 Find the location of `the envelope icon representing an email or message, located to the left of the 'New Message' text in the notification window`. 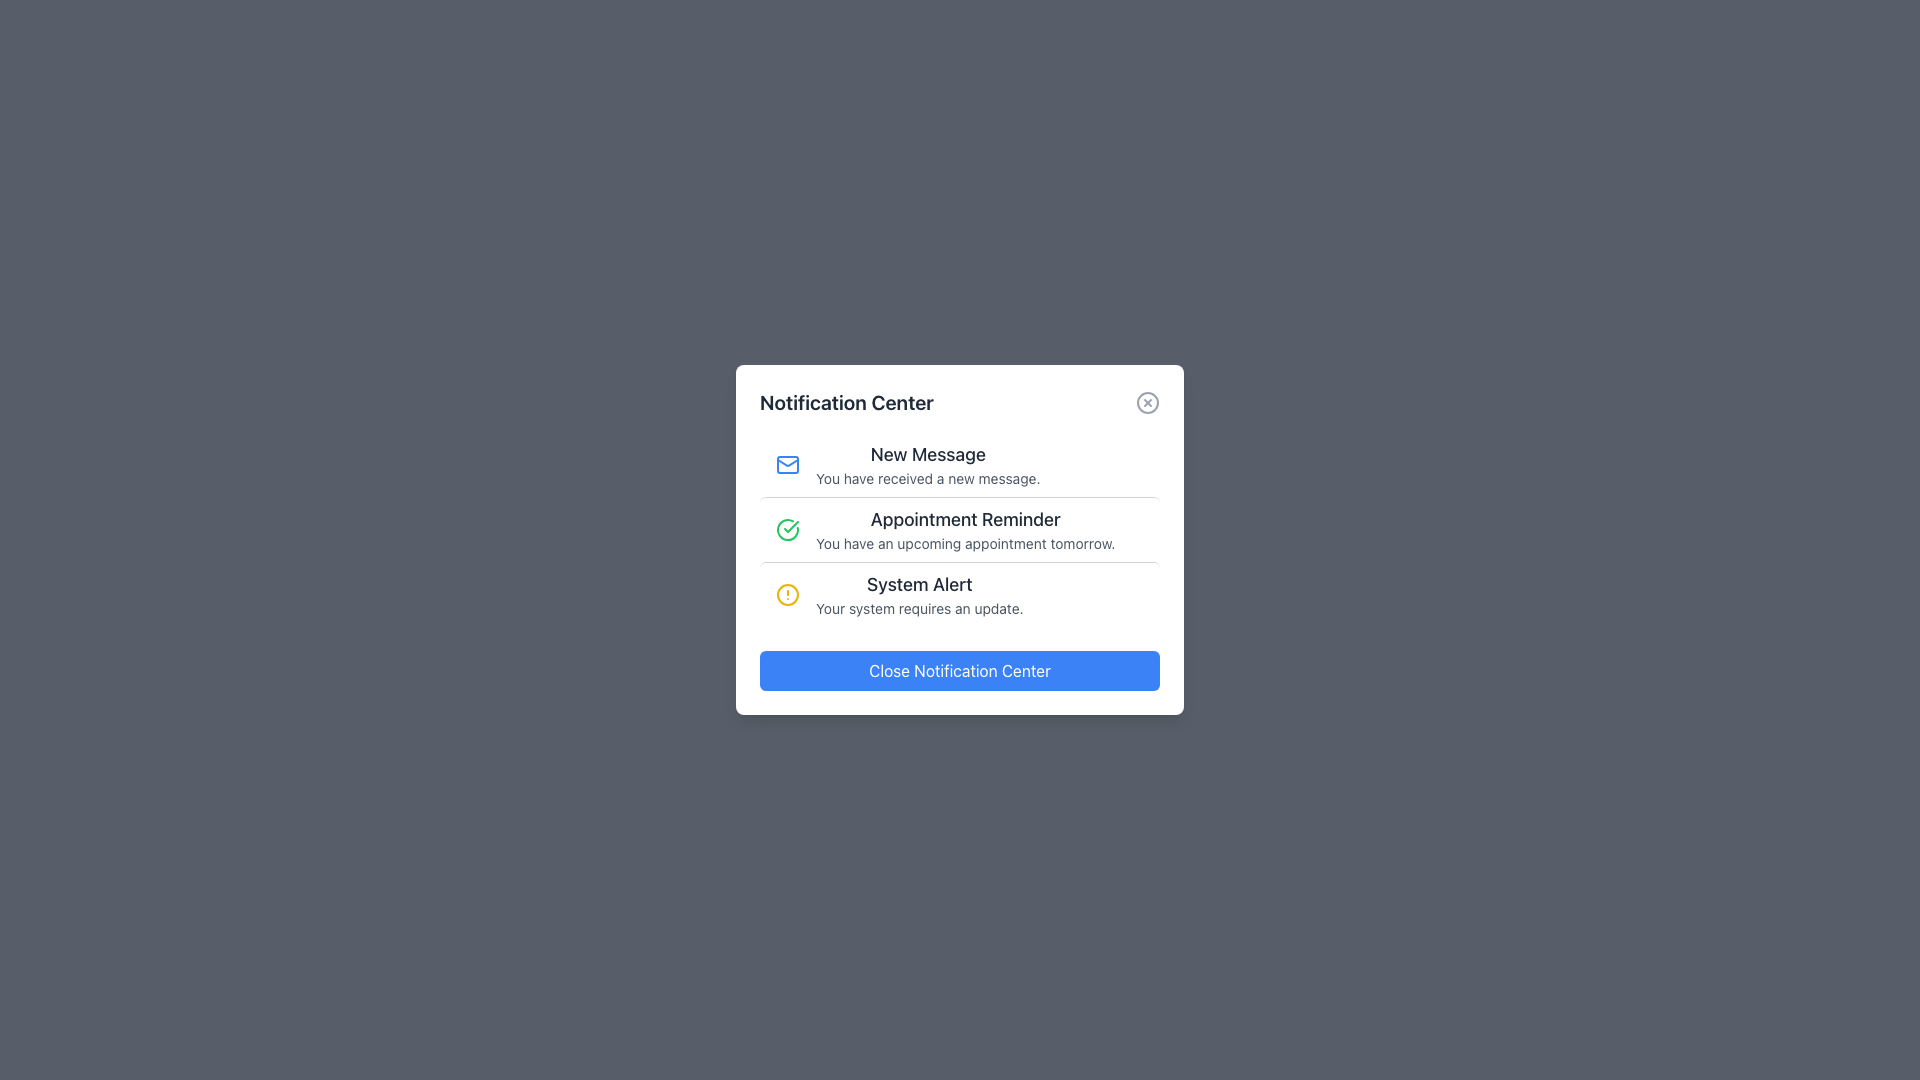

the envelope icon representing an email or message, located to the left of the 'New Message' text in the notification window is located at coordinates (786, 465).